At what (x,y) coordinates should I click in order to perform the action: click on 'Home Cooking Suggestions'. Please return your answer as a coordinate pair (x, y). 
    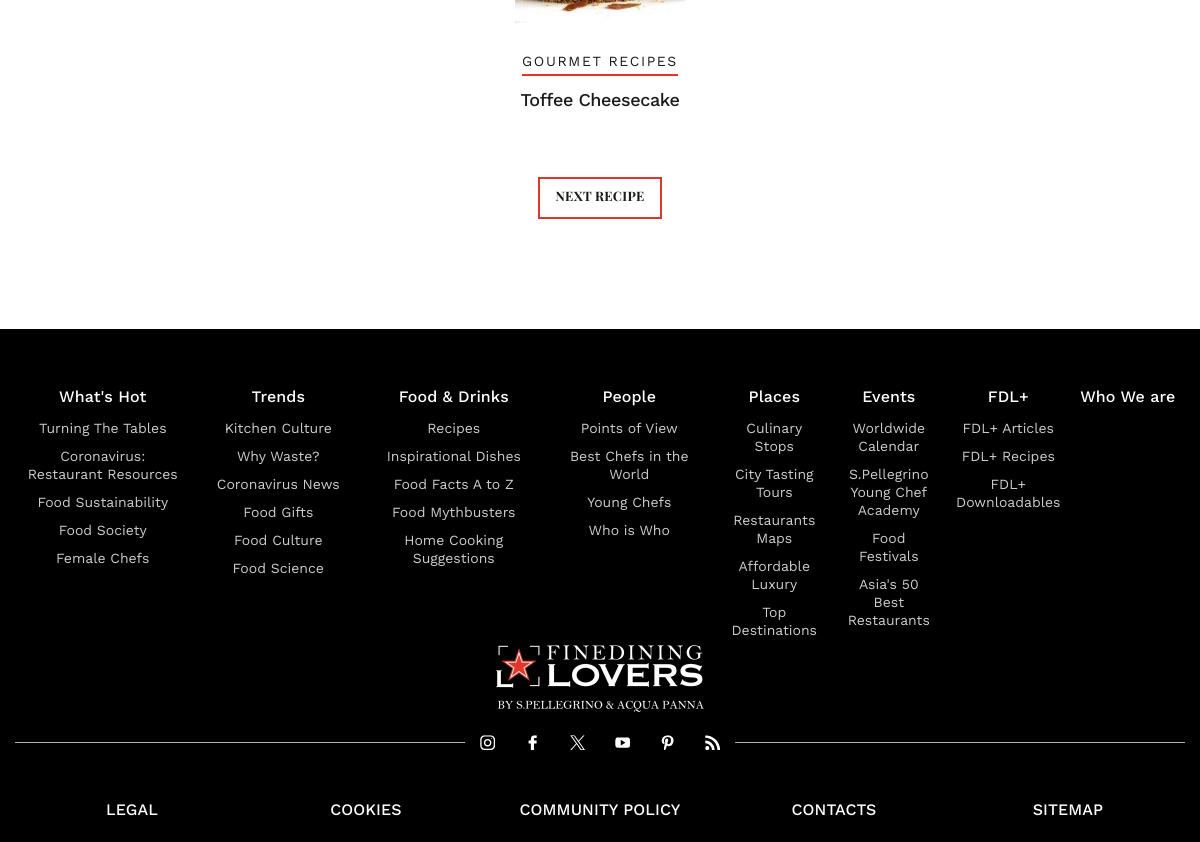
    Looking at the image, I should click on (452, 548).